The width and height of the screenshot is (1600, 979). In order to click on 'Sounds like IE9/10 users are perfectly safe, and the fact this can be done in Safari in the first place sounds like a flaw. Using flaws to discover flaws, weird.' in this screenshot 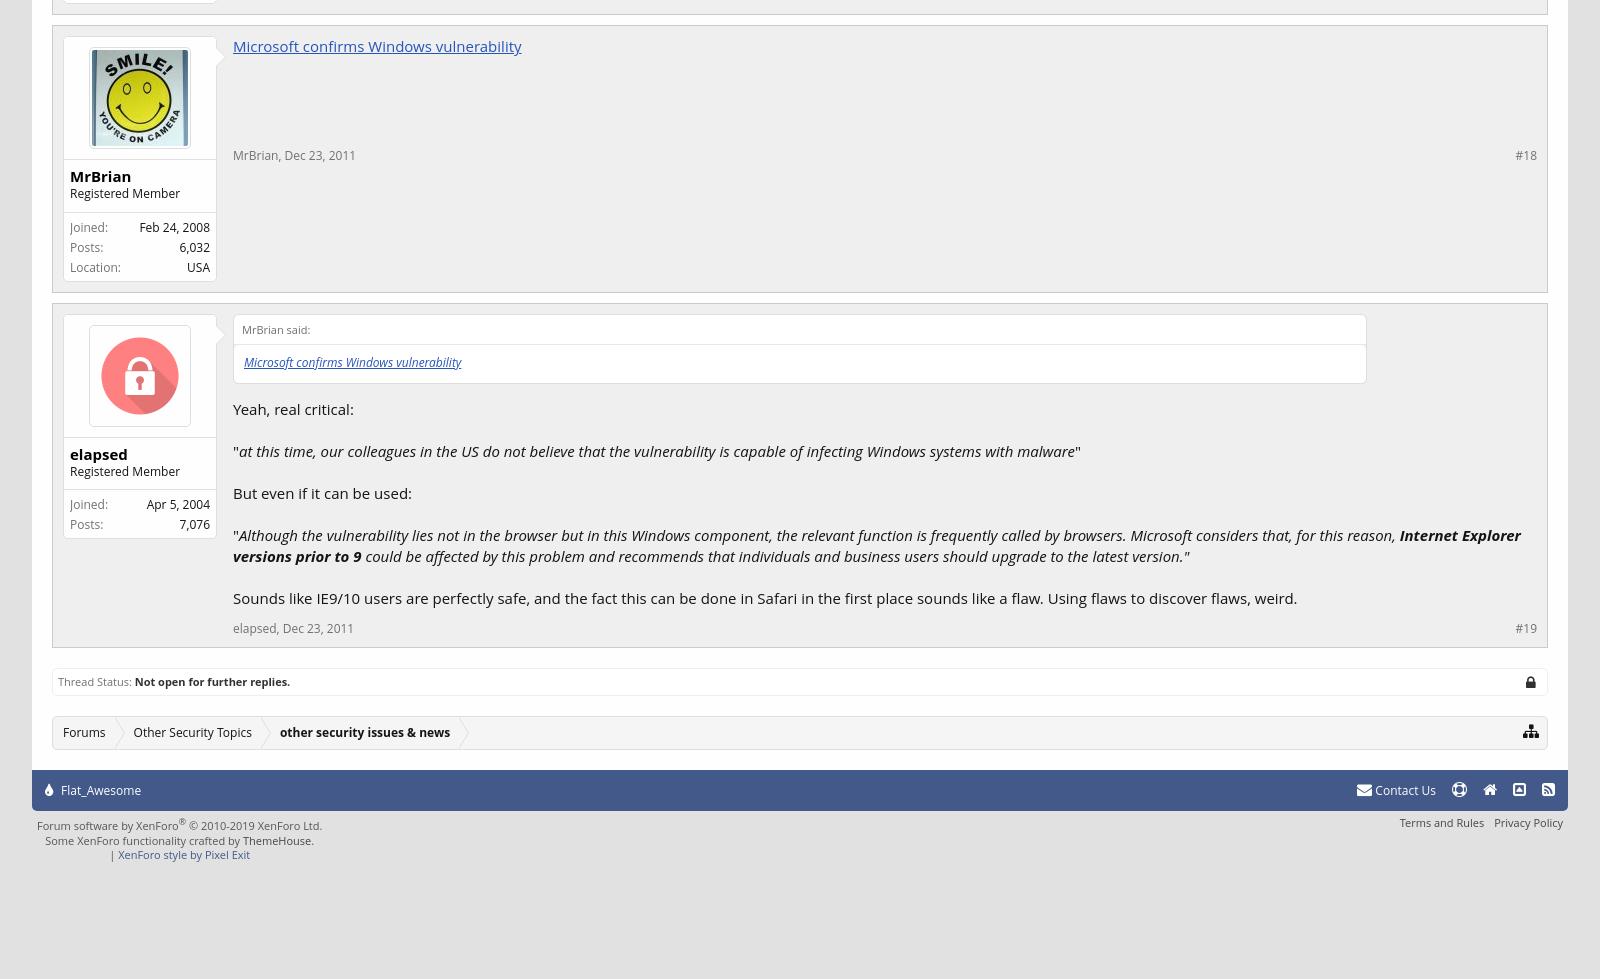, I will do `click(764, 595)`.